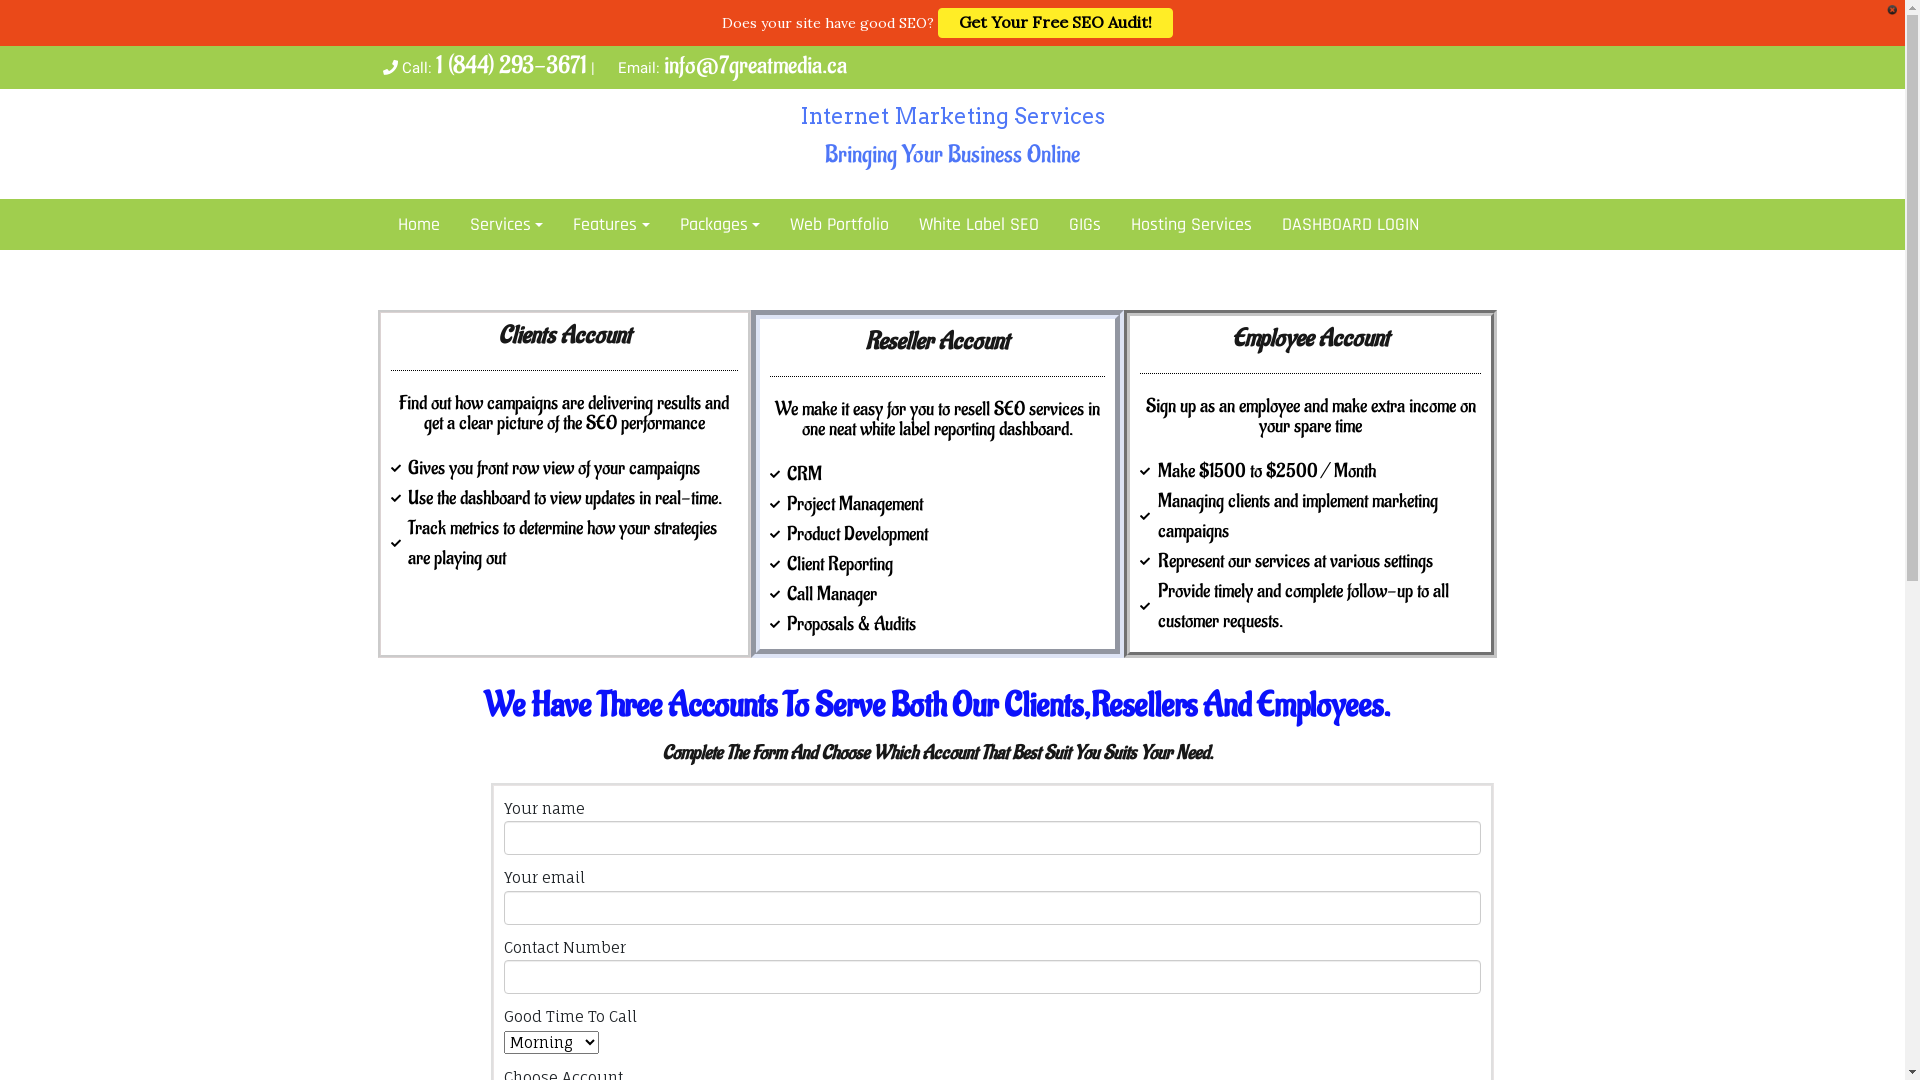 This screenshot has height=1080, width=1920. Describe the element at coordinates (1350, 224) in the screenshot. I see `'DASHBOARD LOGIN'` at that location.